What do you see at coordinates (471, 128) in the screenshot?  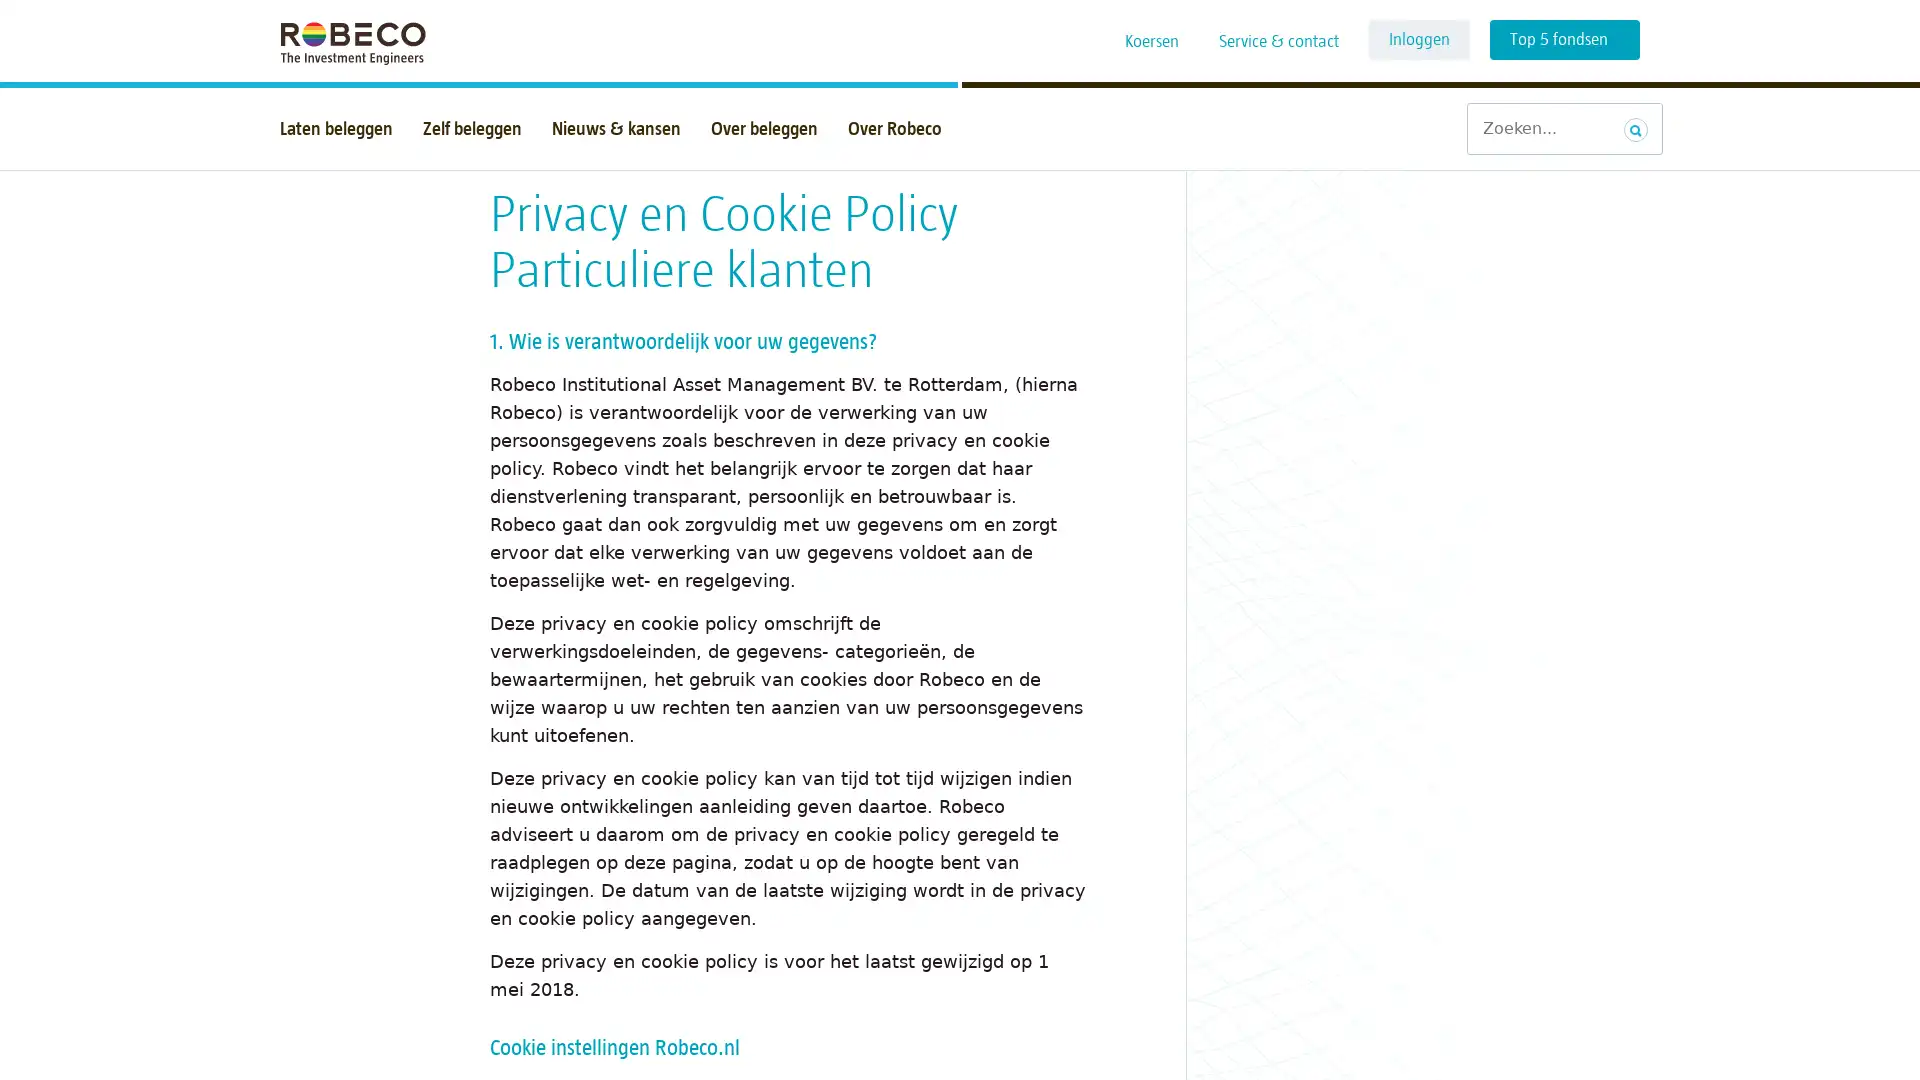 I see `Zelf beleggen` at bounding box center [471, 128].